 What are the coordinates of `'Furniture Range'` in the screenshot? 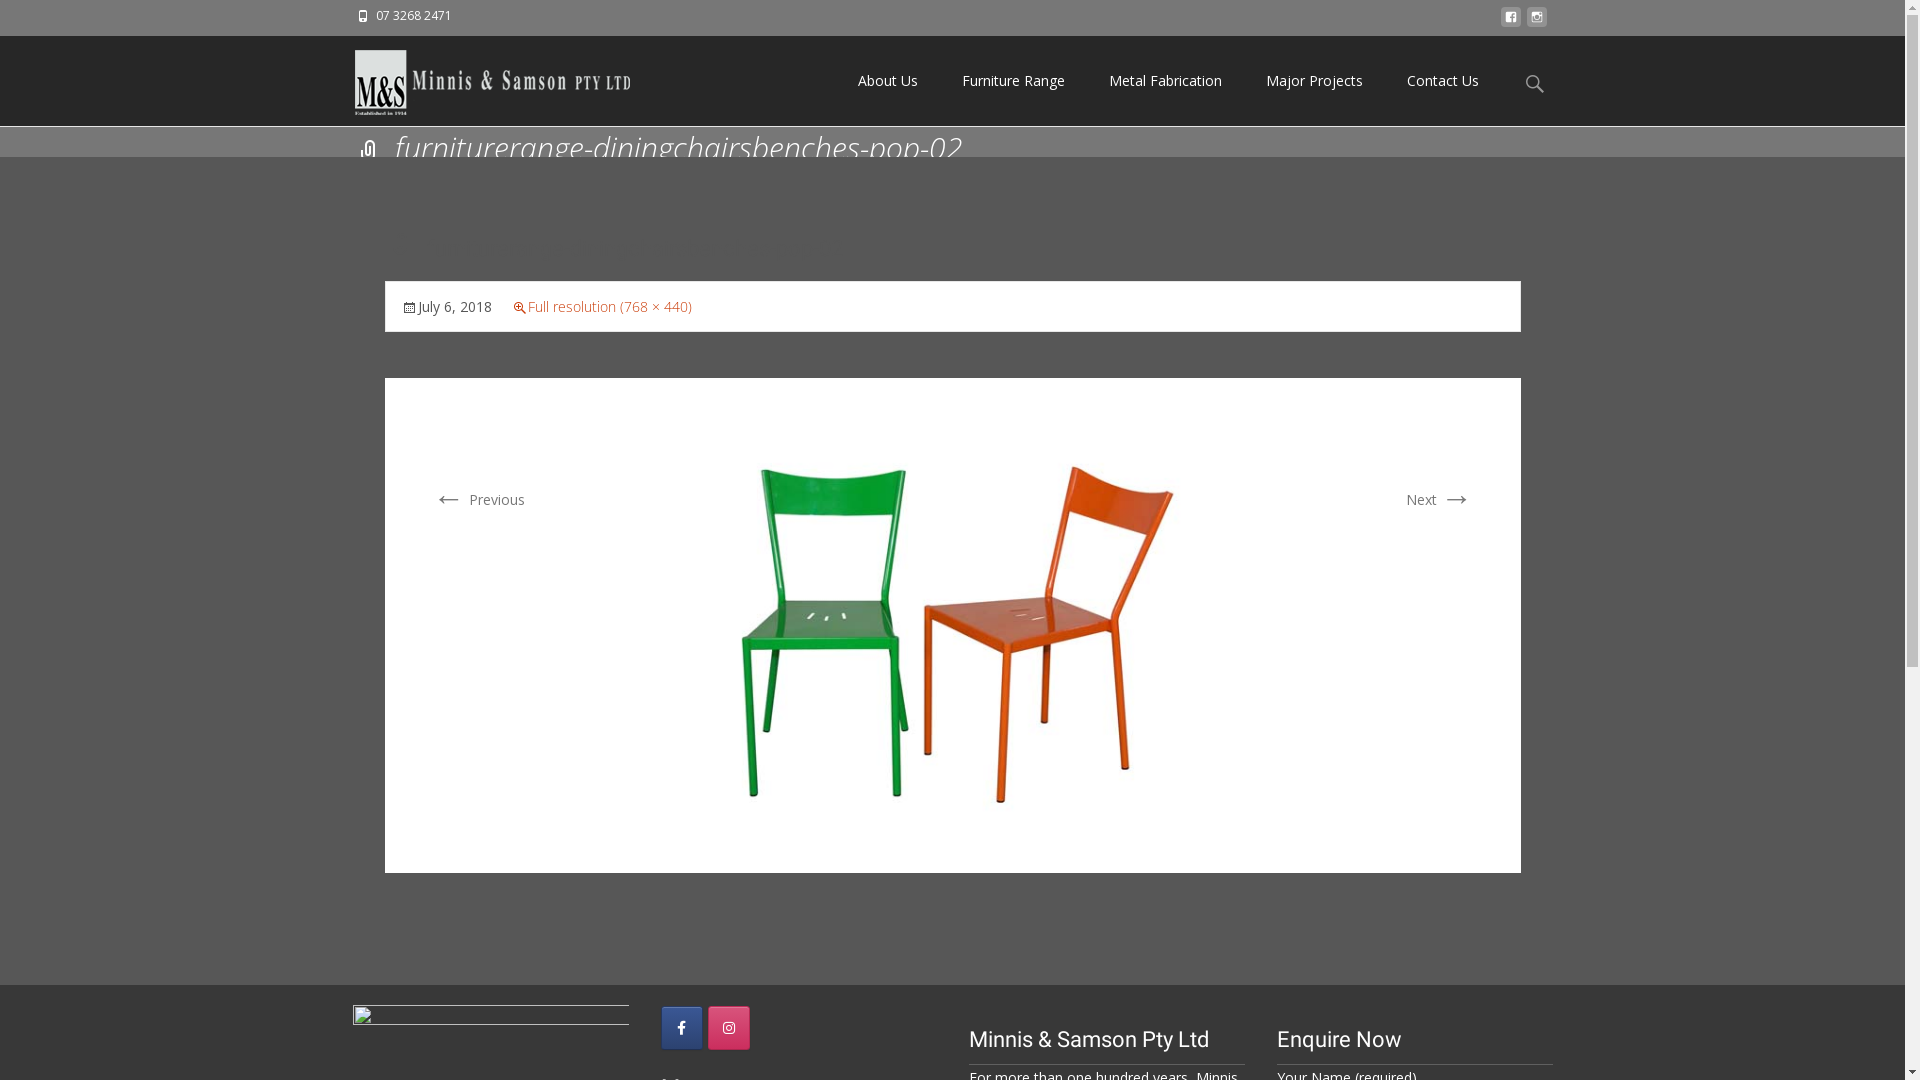 It's located at (1013, 80).